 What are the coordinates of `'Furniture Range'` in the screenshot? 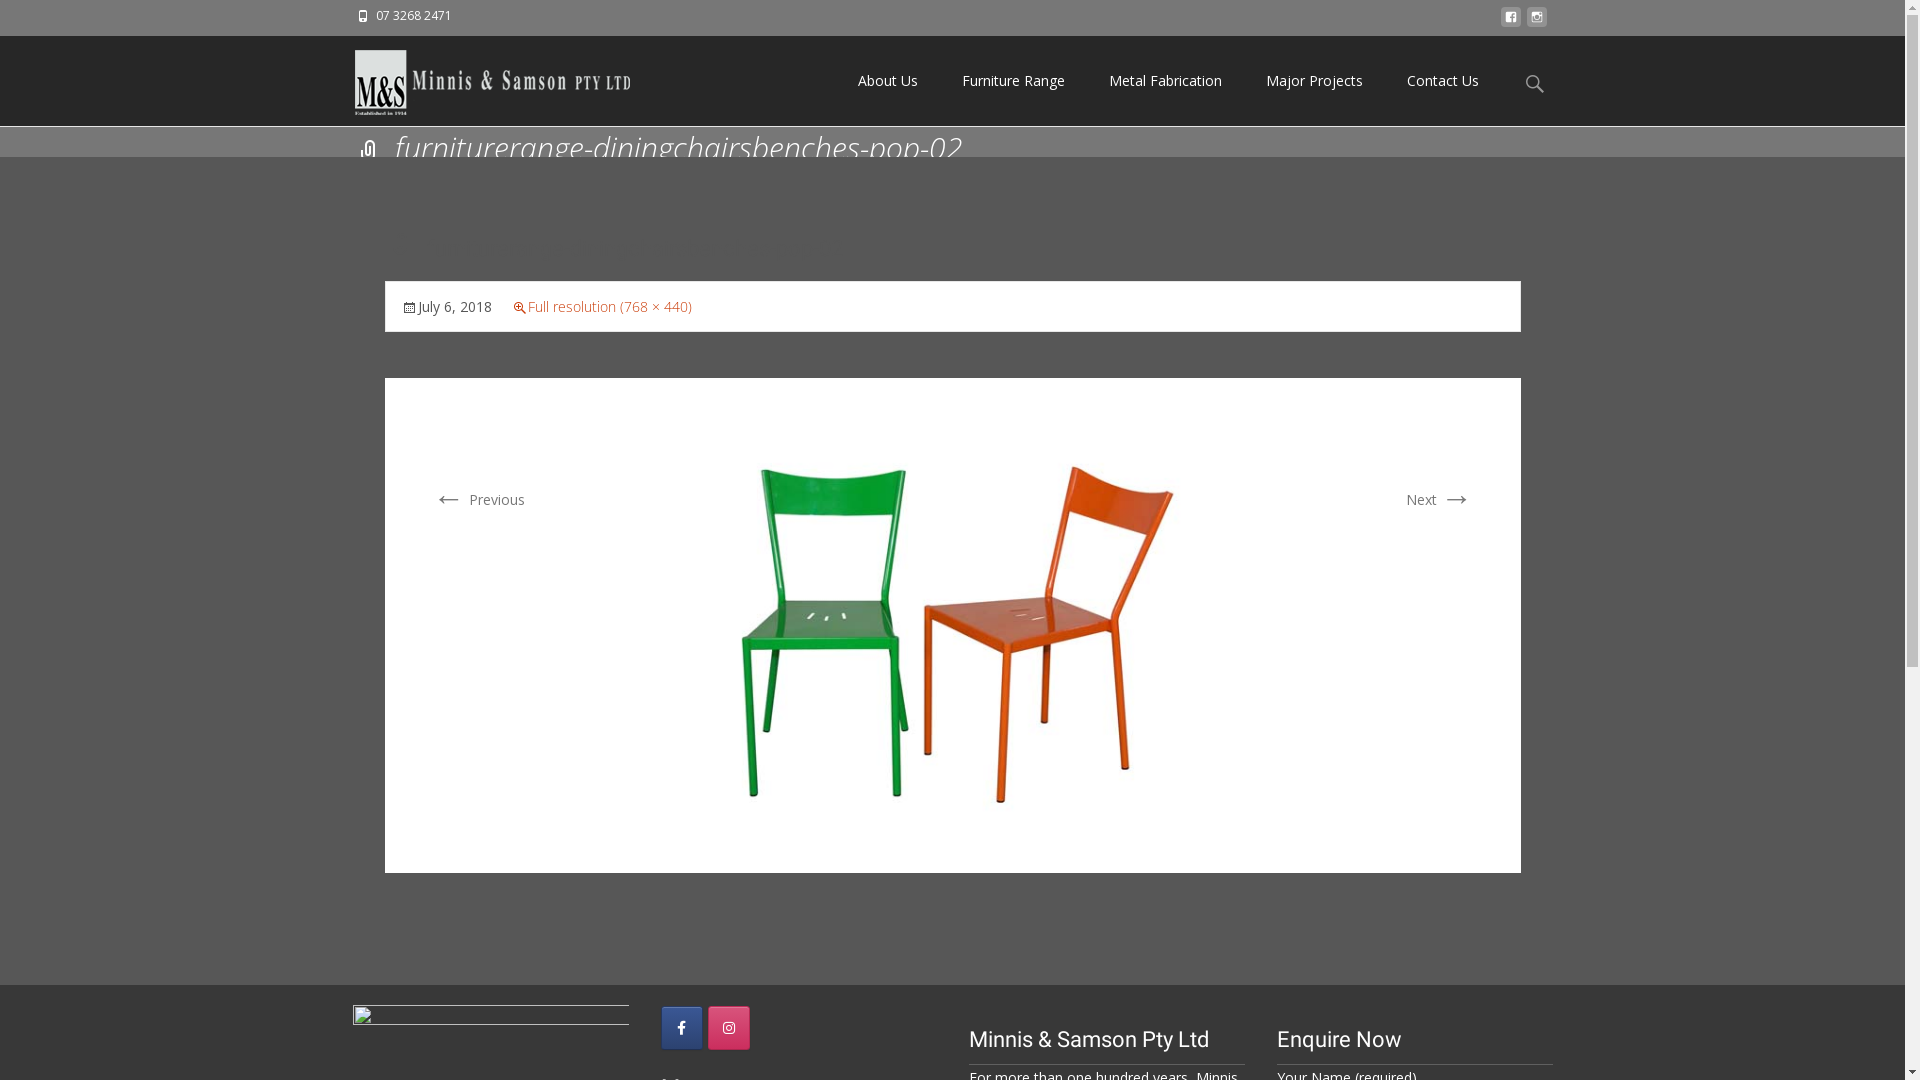 It's located at (1013, 80).